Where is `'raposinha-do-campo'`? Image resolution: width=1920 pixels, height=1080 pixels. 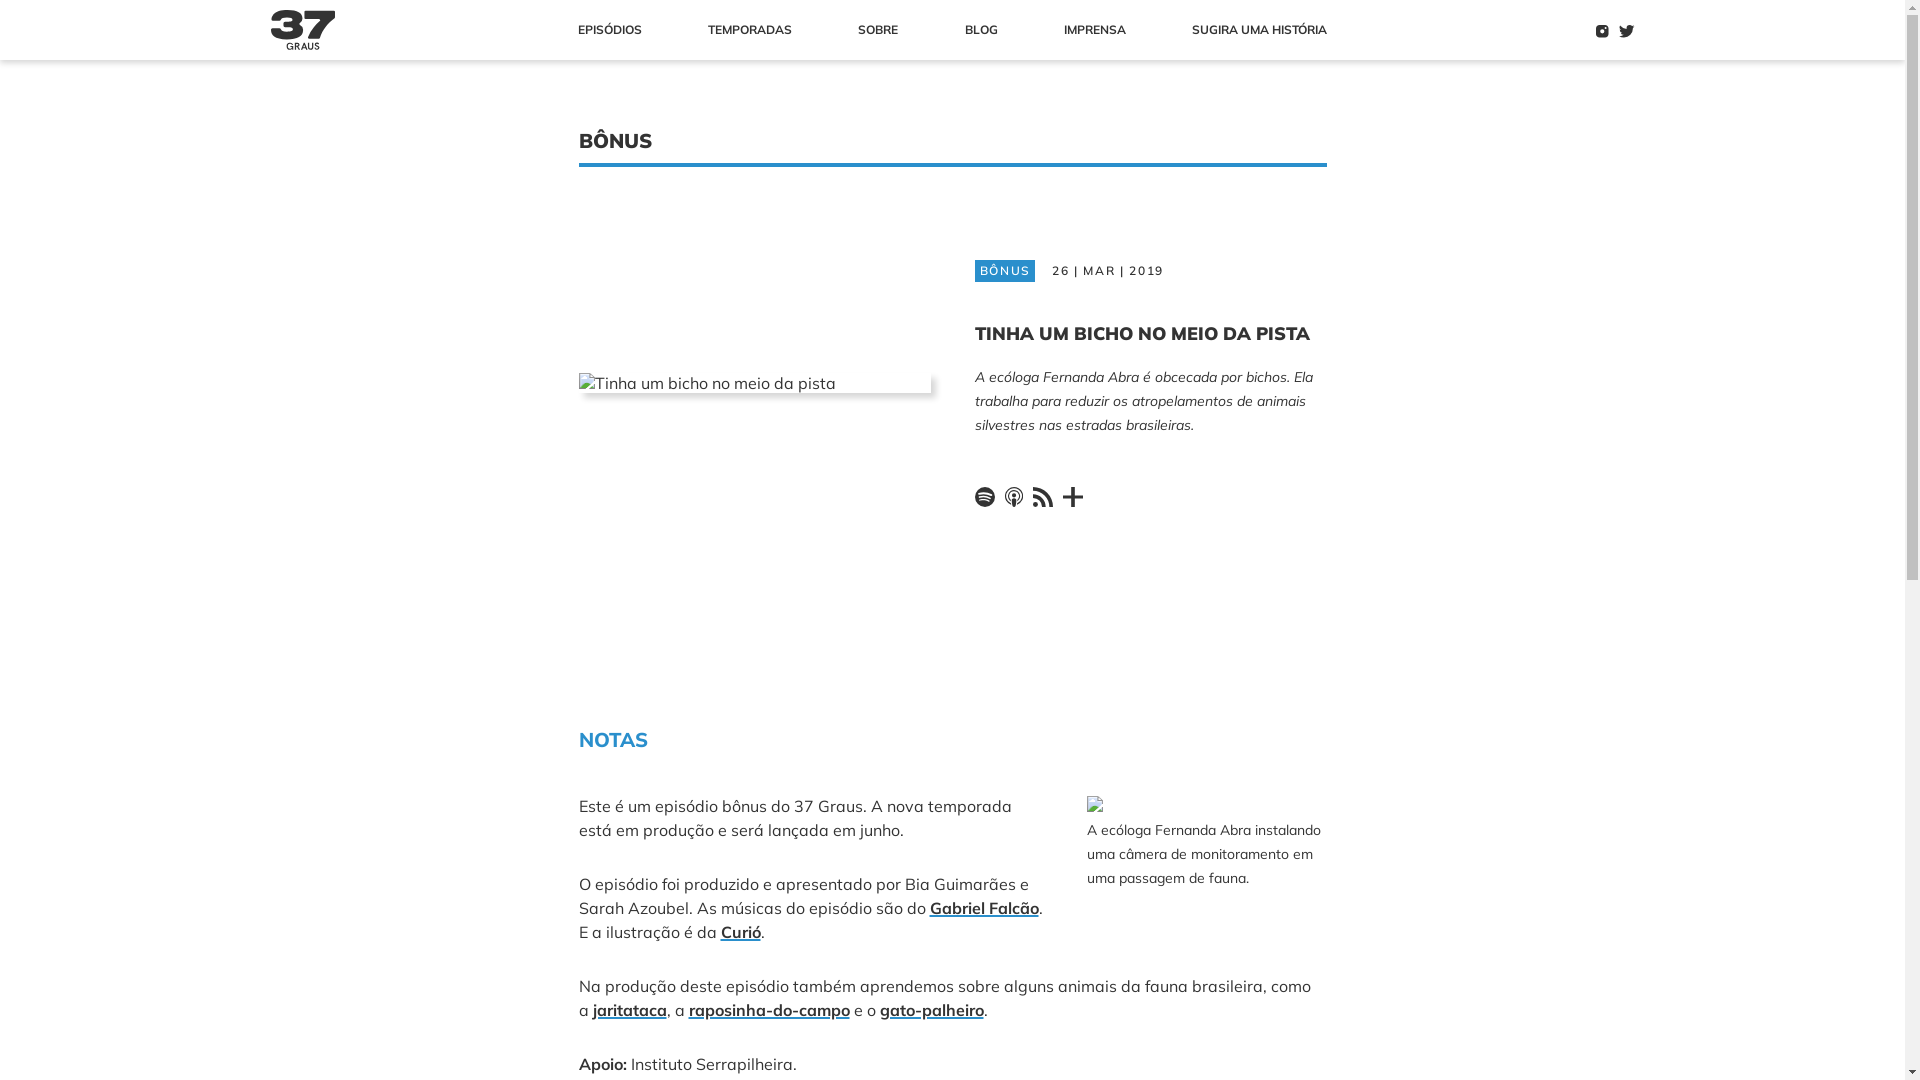
'raposinha-do-campo' is located at coordinates (767, 1010).